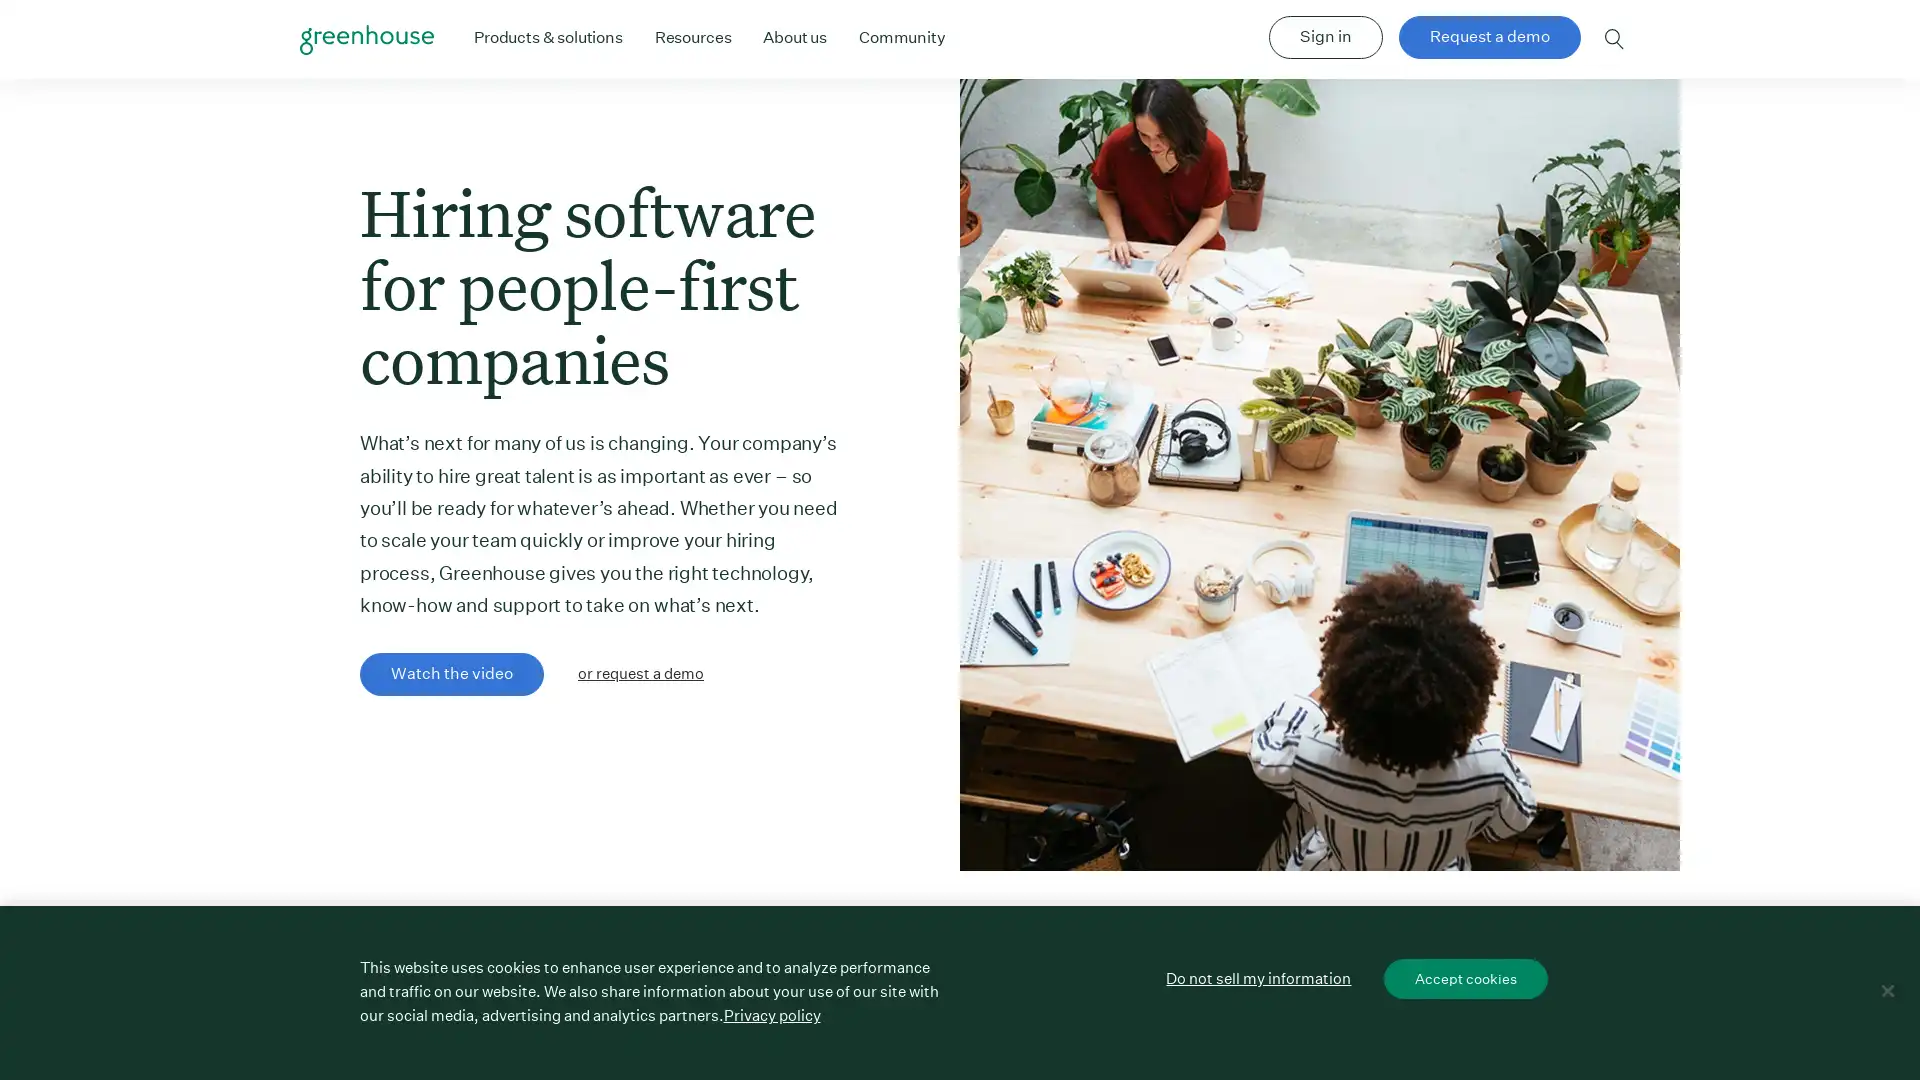  I want to click on Accept cookies, so click(1465, 977).